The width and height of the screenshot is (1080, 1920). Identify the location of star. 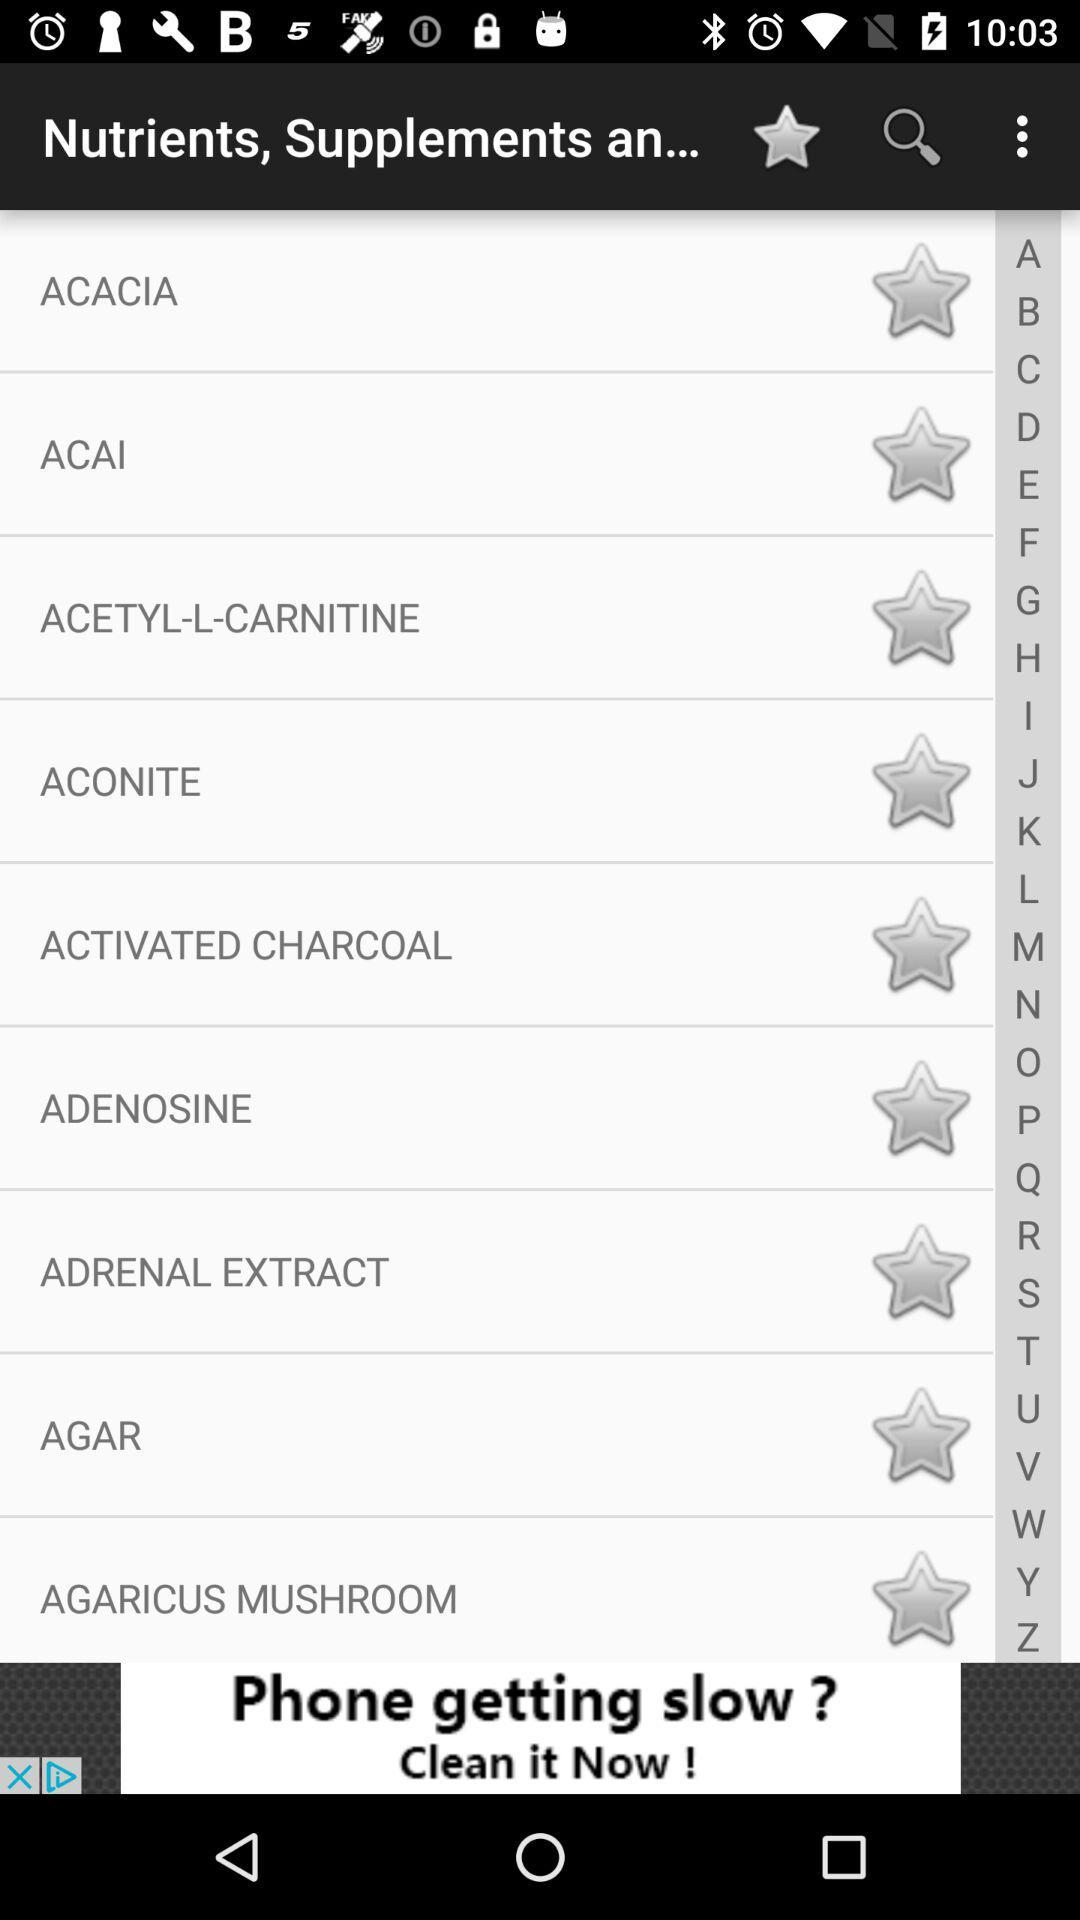
(920, 289).